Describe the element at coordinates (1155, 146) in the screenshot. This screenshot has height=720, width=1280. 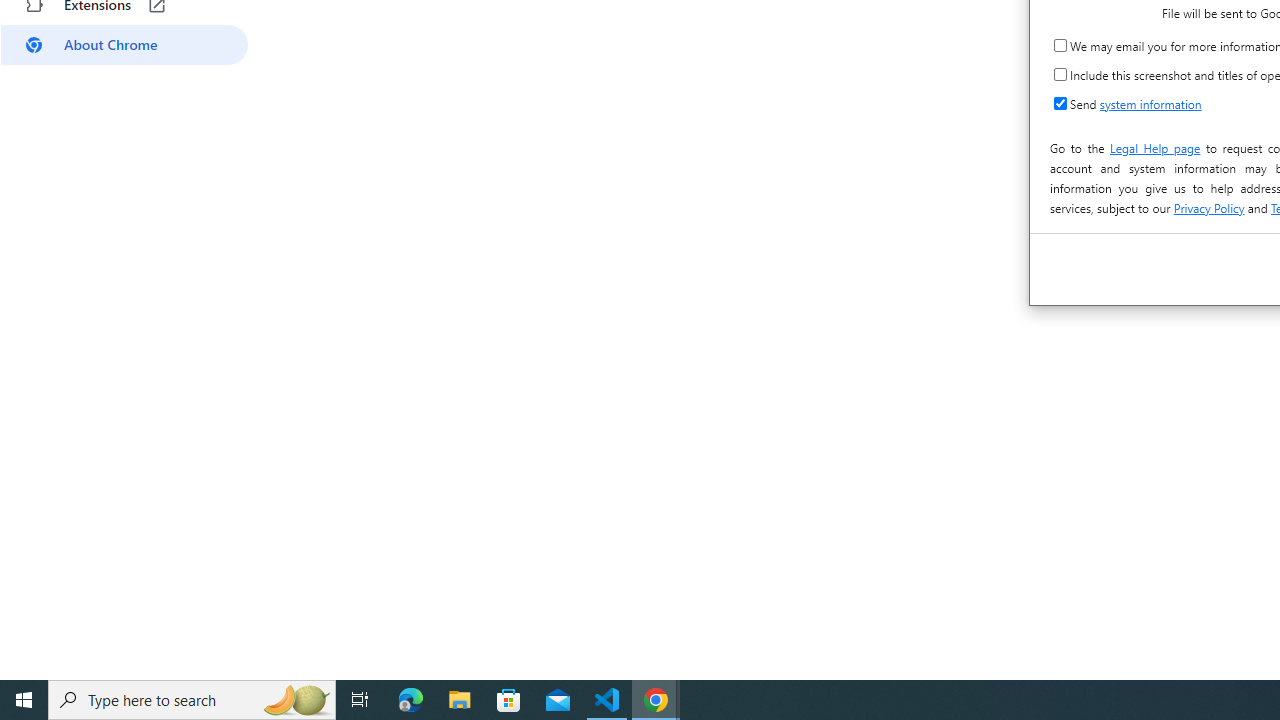
I see `'Legal Help page'` at that location.